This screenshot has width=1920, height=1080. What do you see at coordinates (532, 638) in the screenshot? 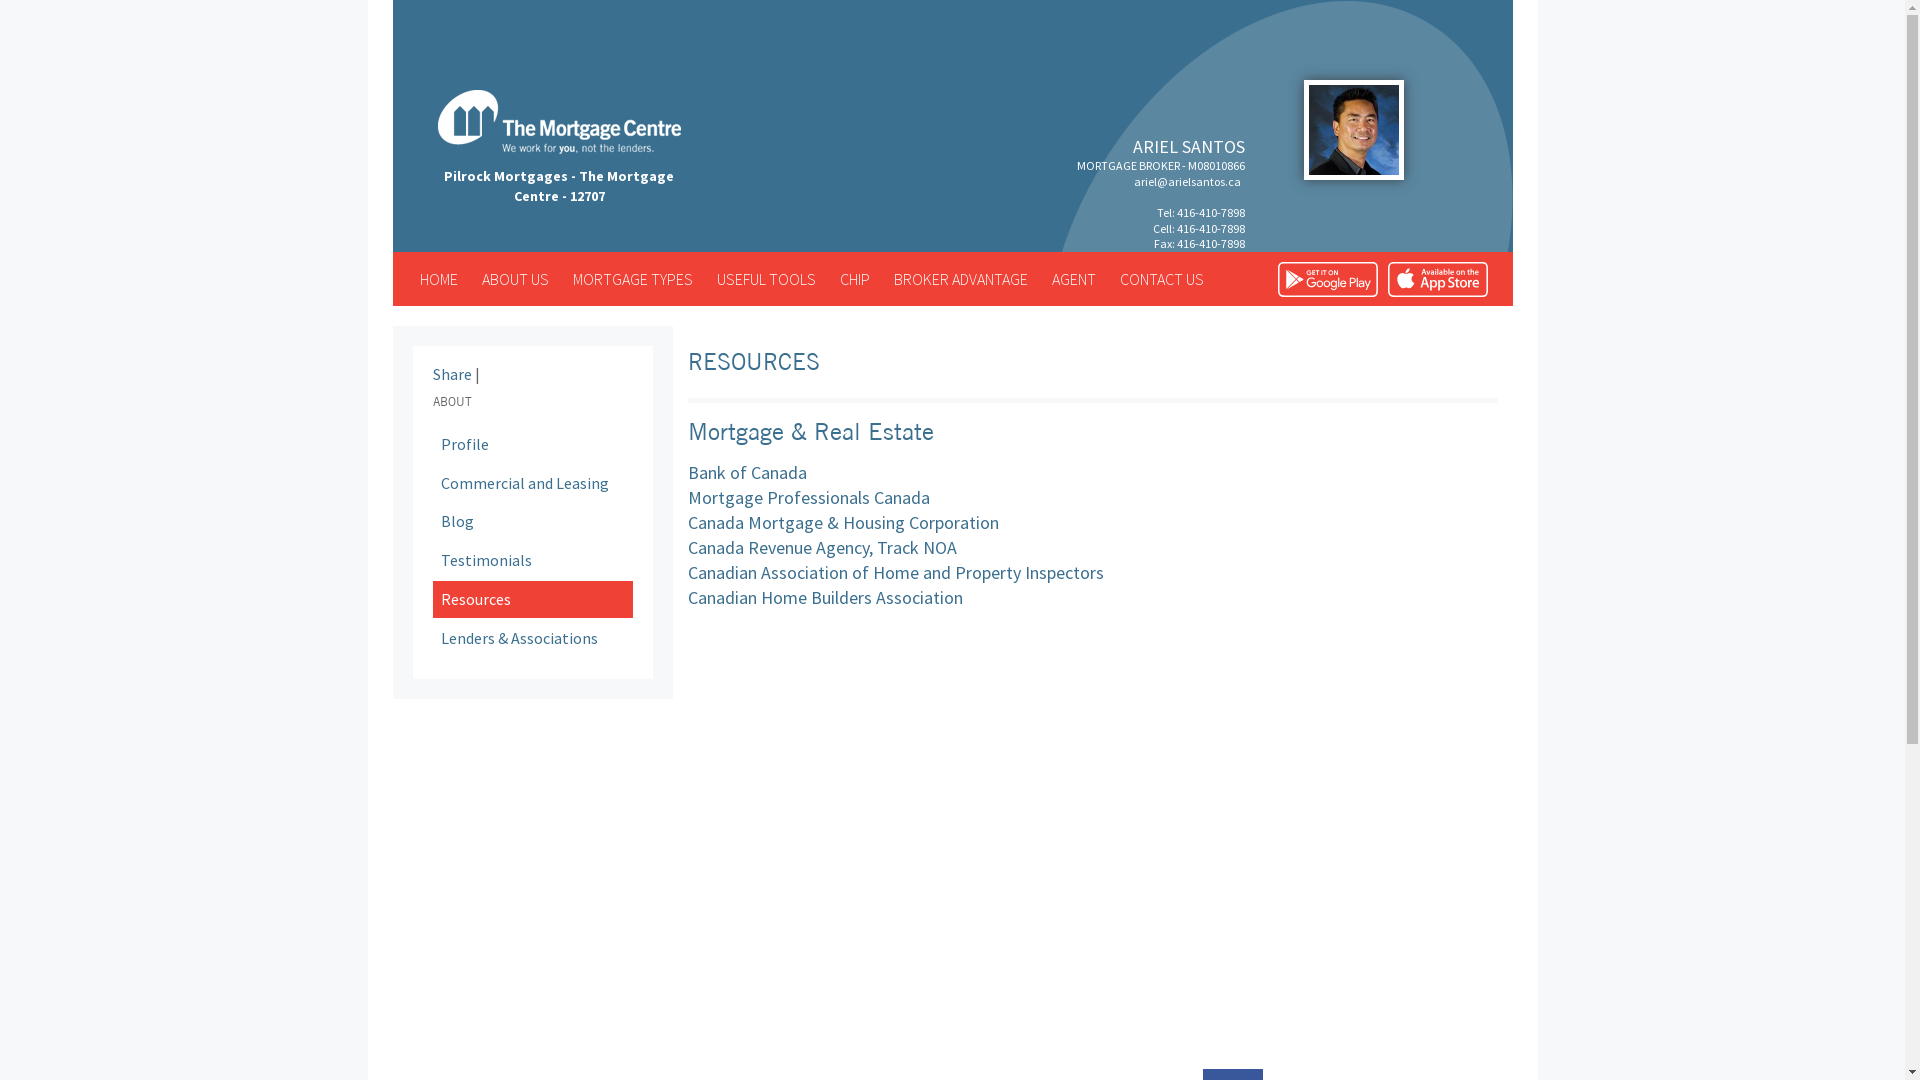
I see `'Lenders & Associations'` at bounding box center [532, 638].